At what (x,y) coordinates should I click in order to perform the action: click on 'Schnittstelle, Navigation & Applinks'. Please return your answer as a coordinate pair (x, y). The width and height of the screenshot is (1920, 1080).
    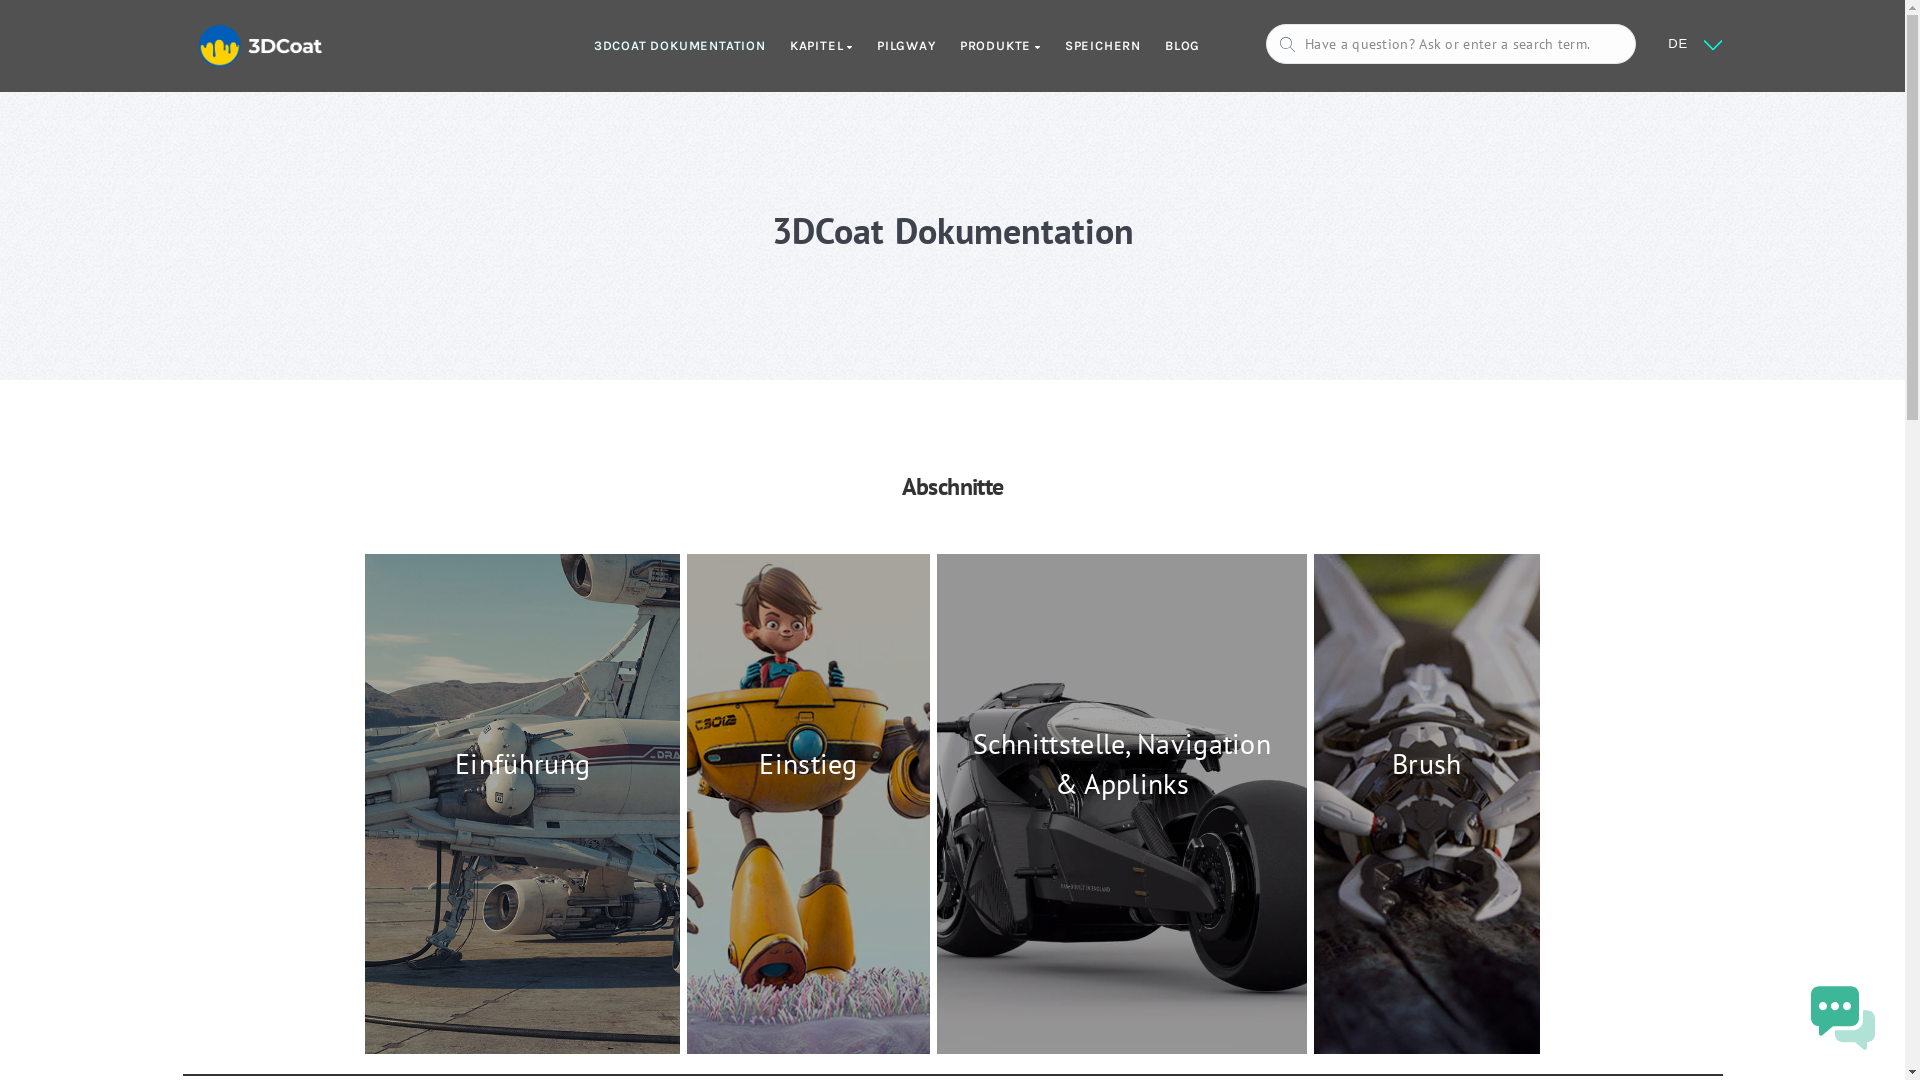
    Looking at the image, I should click on (1122, 802).